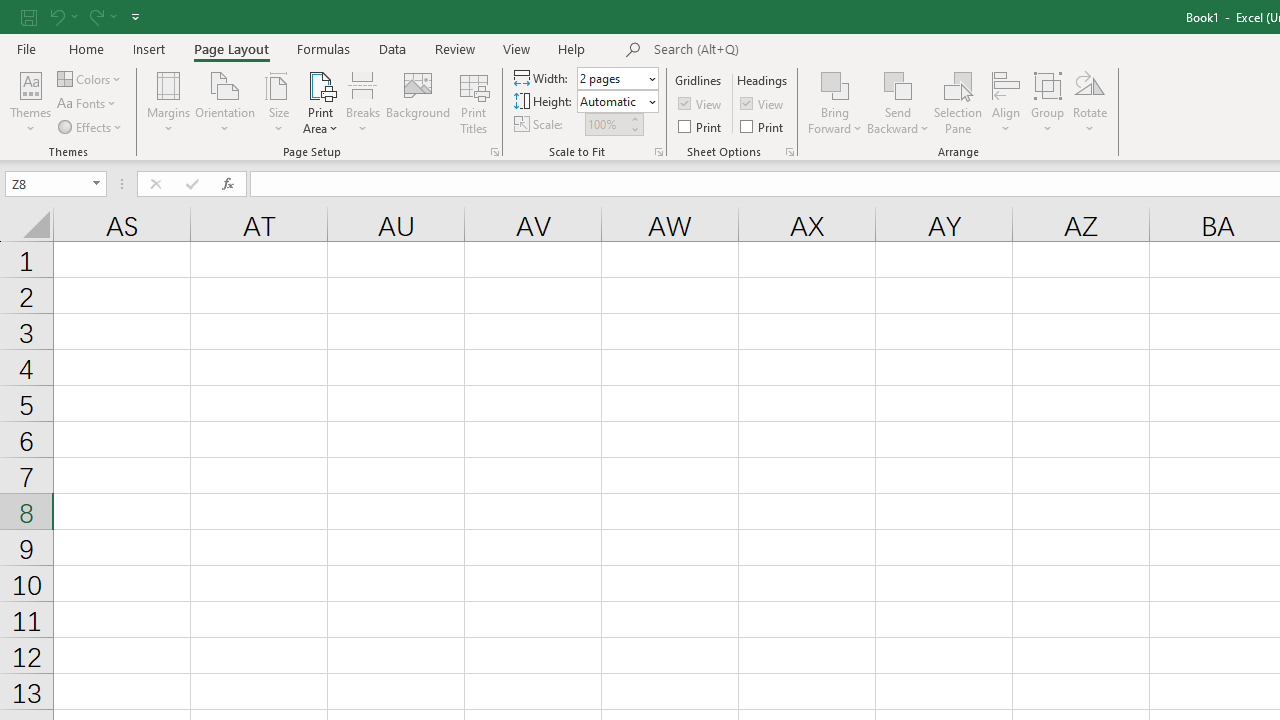 Image resolution: width=1280 pixels, height=720 pixels. I want to click on 'More', so click(633, 118).